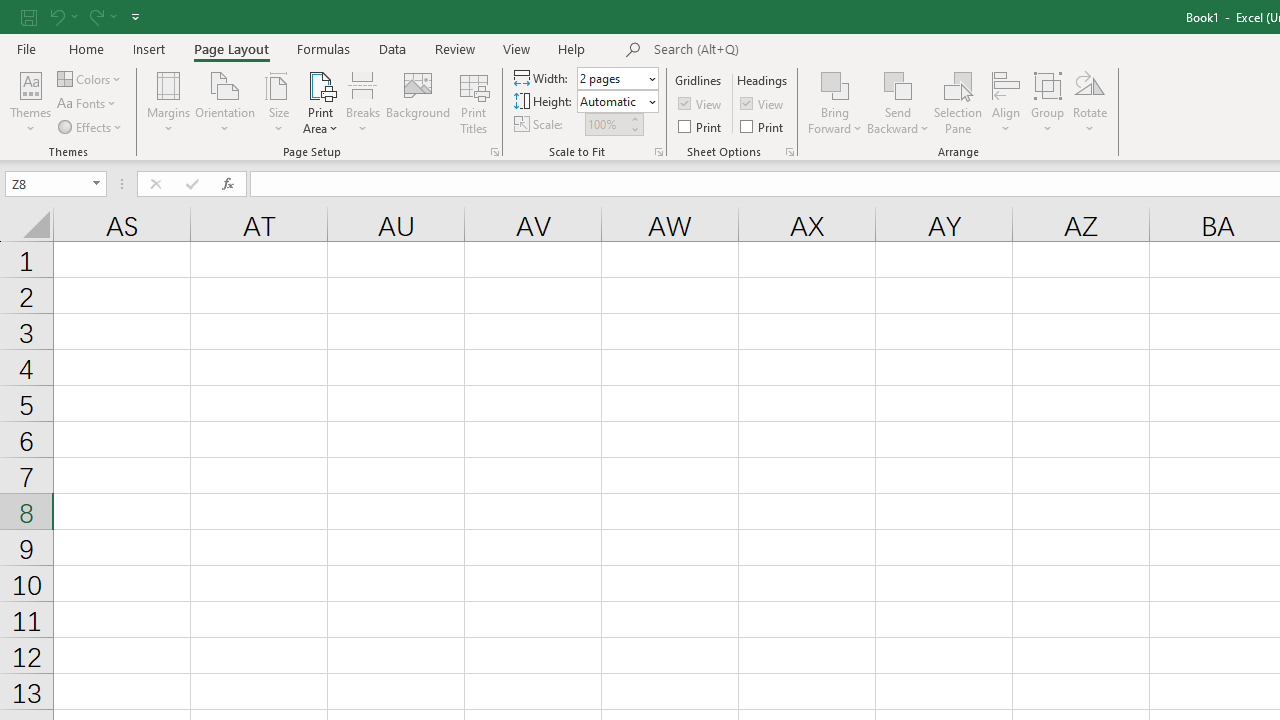 Image resolution: width=1280 pixels, height=720 pixels. I want to click on 'More', so click(633, 118).